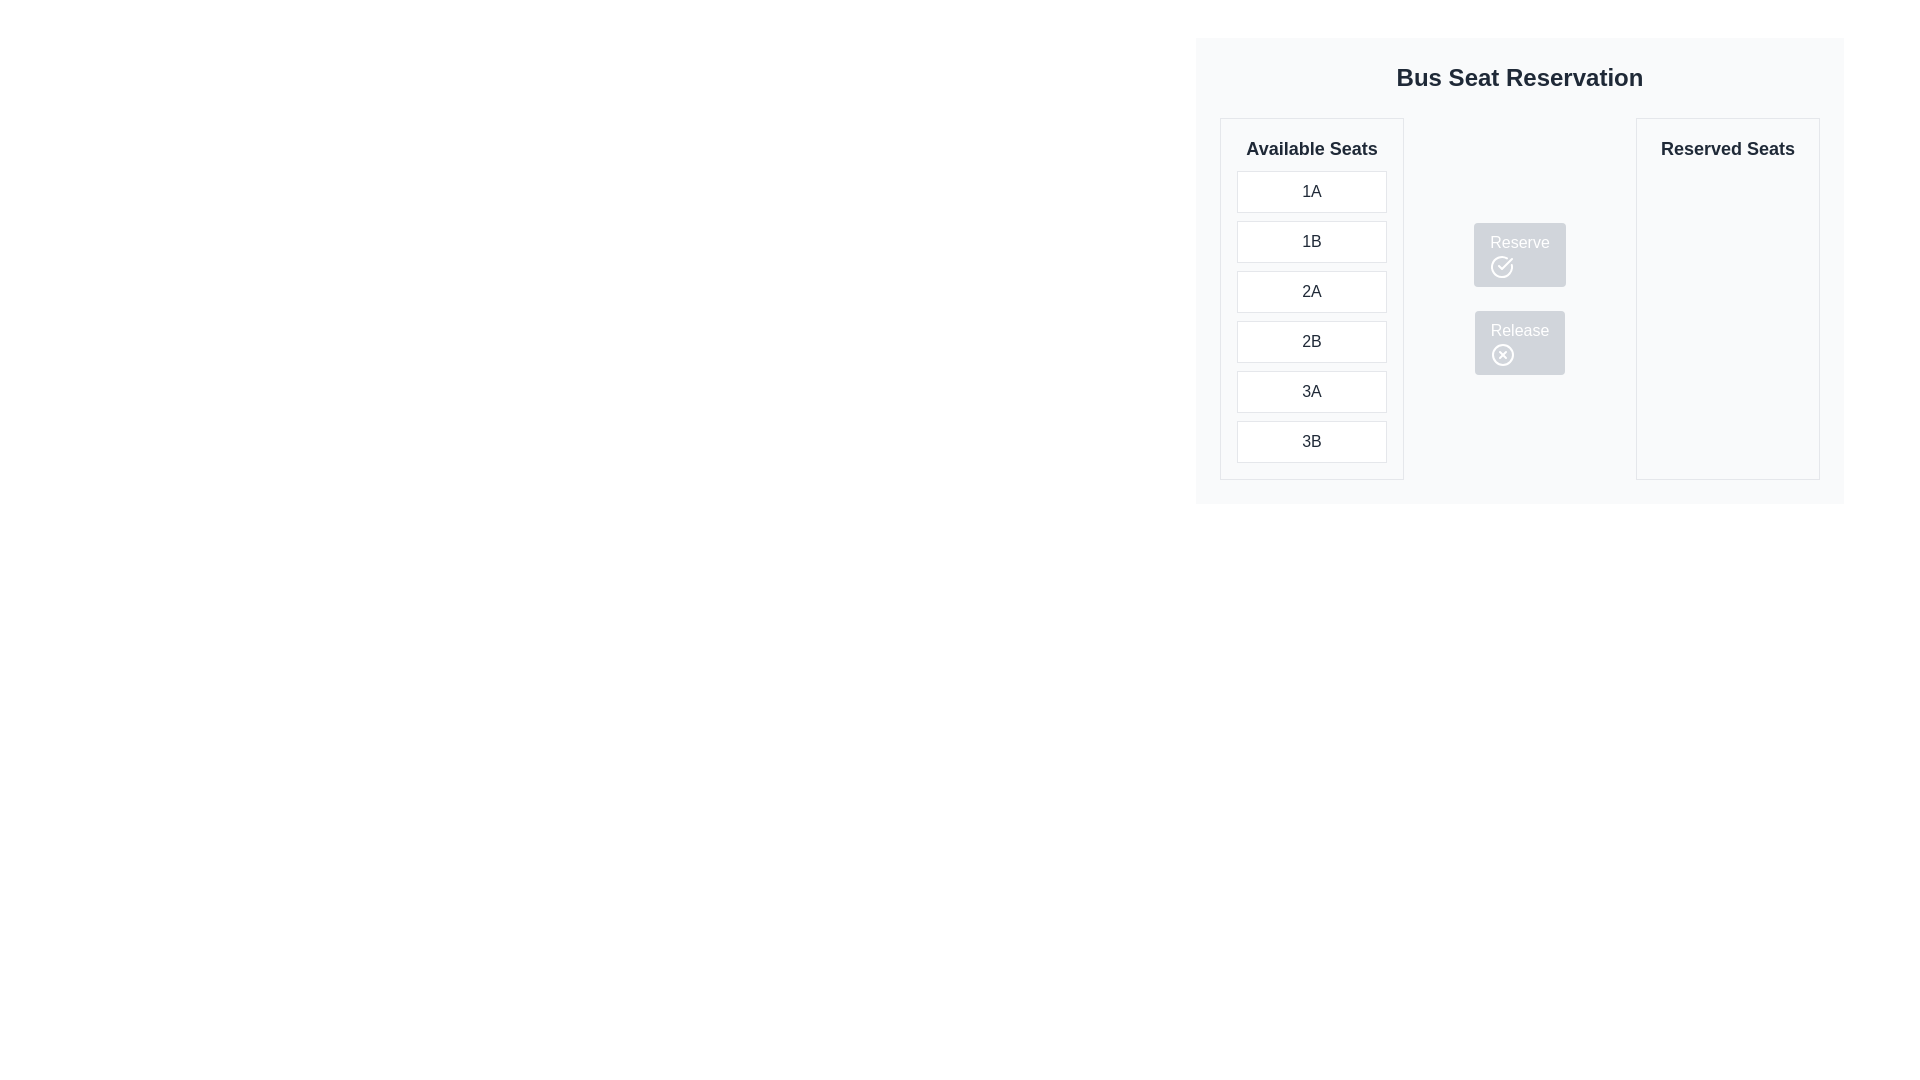 The width and height of the screenshot is (1920, 1080). I want to click on the bus seat identifier button labeled '3A', so click(1311, 392).